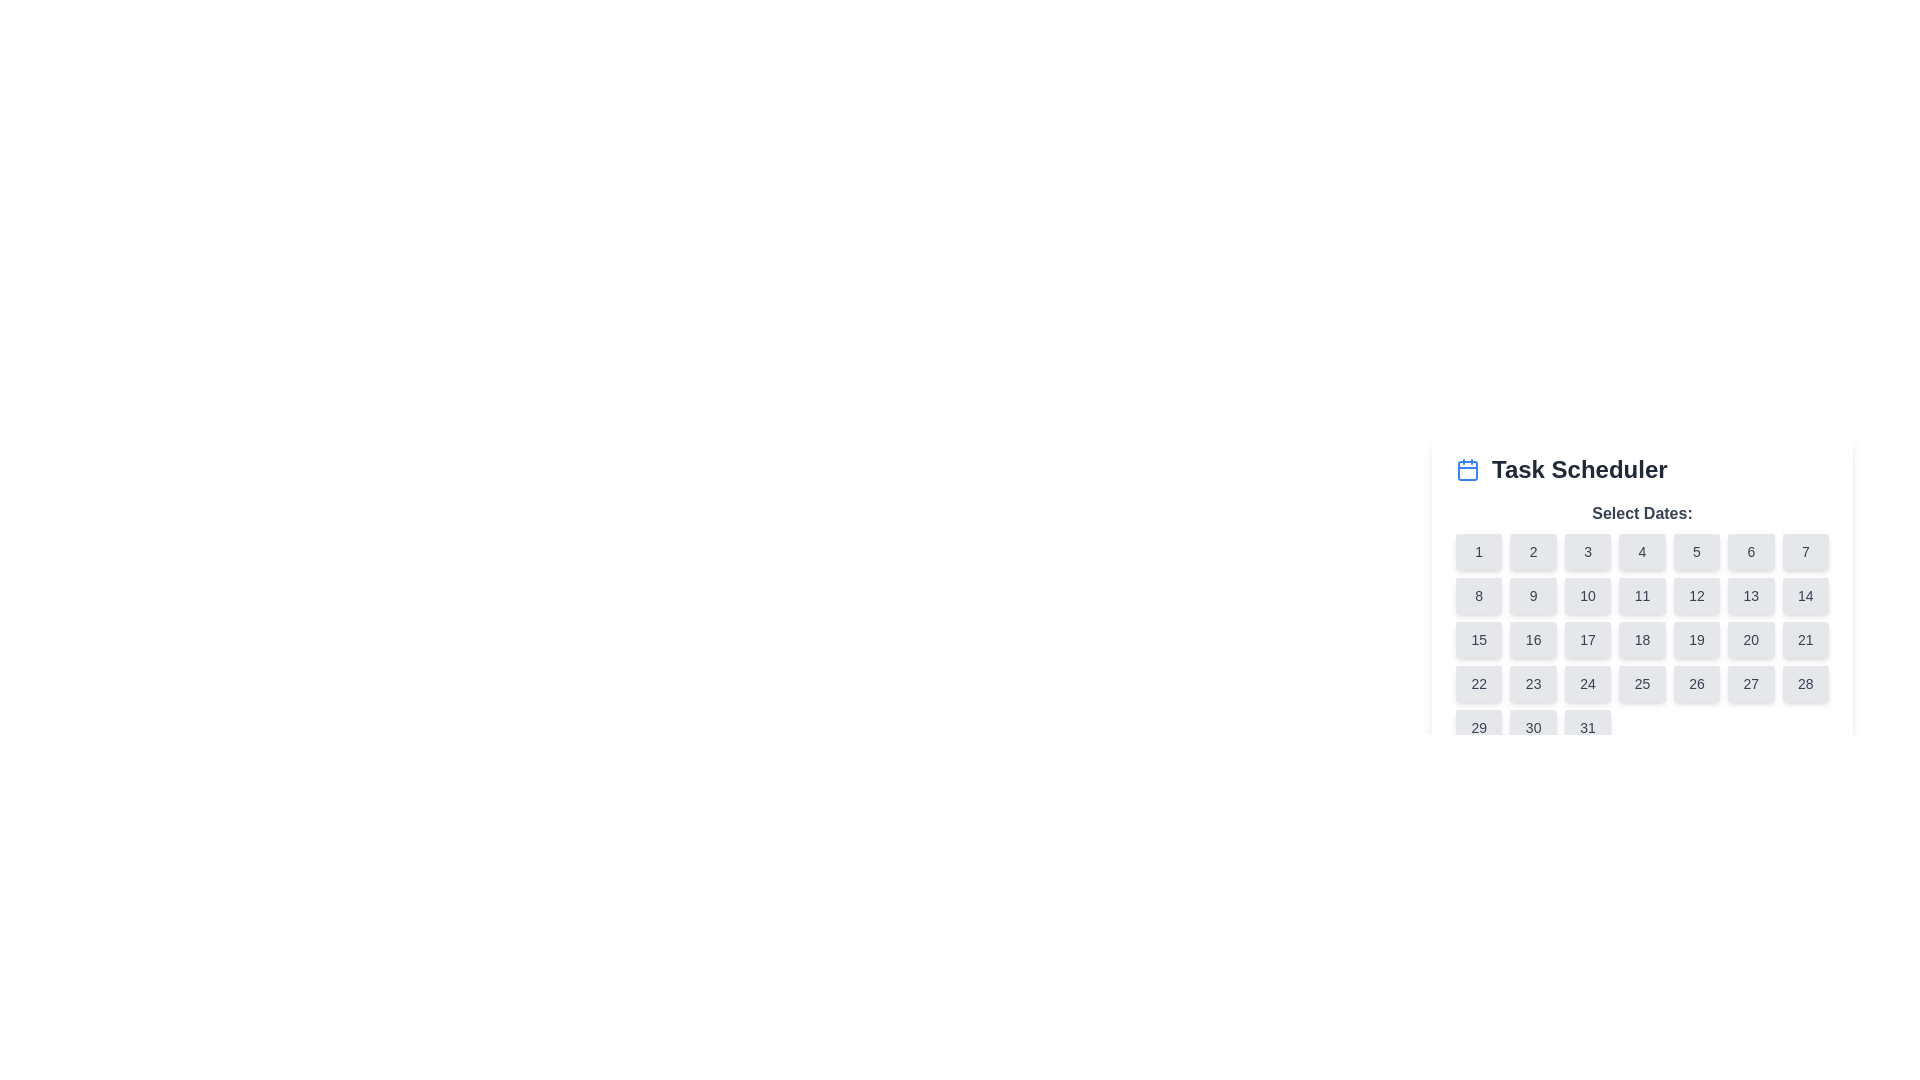 Image resolution: width=1920 pixels, height=1080 pixels. I want to click on the calendar day selection button for date '25' located in the 'Task Scheduler' section, so click(1642, 682).